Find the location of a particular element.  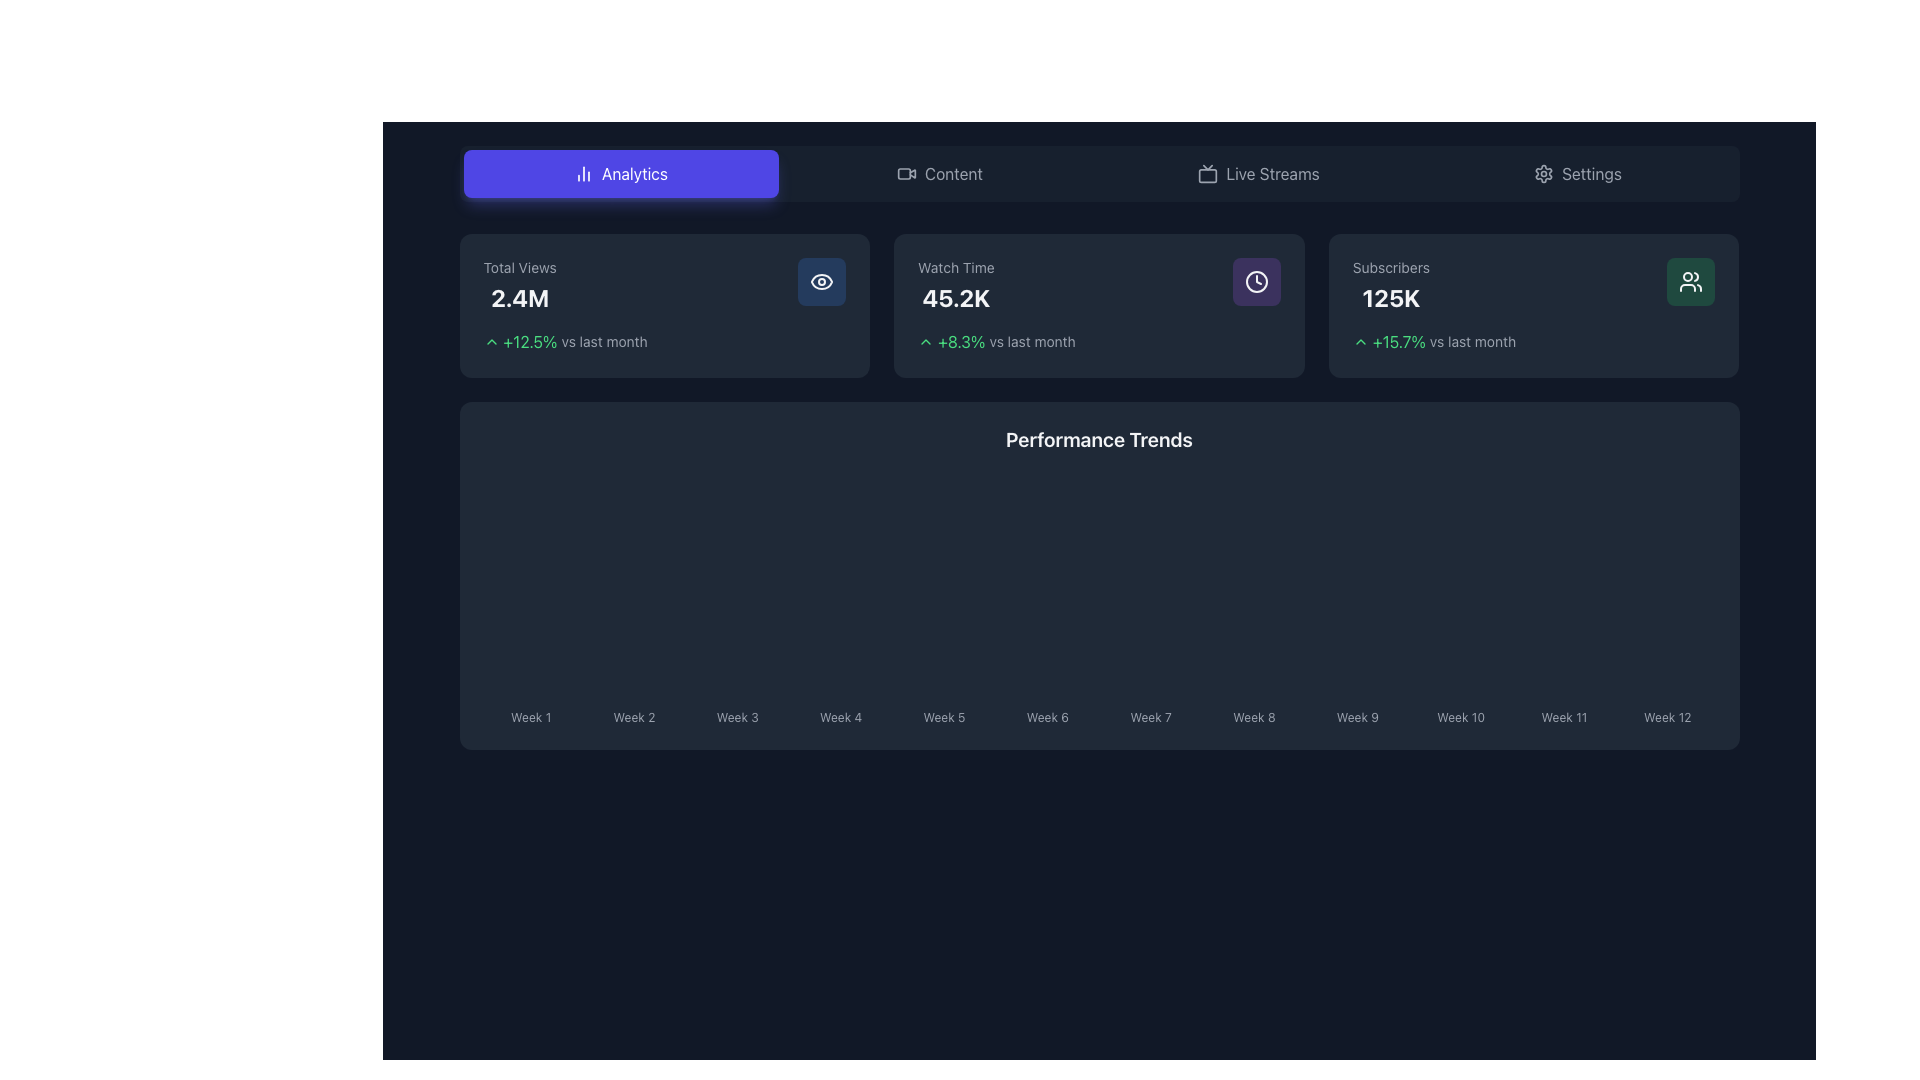

the static text label displaying '45.2K' in bold, large sans-serif font, located under the 'Watch Time' panel is located at coordinates (955, 297).